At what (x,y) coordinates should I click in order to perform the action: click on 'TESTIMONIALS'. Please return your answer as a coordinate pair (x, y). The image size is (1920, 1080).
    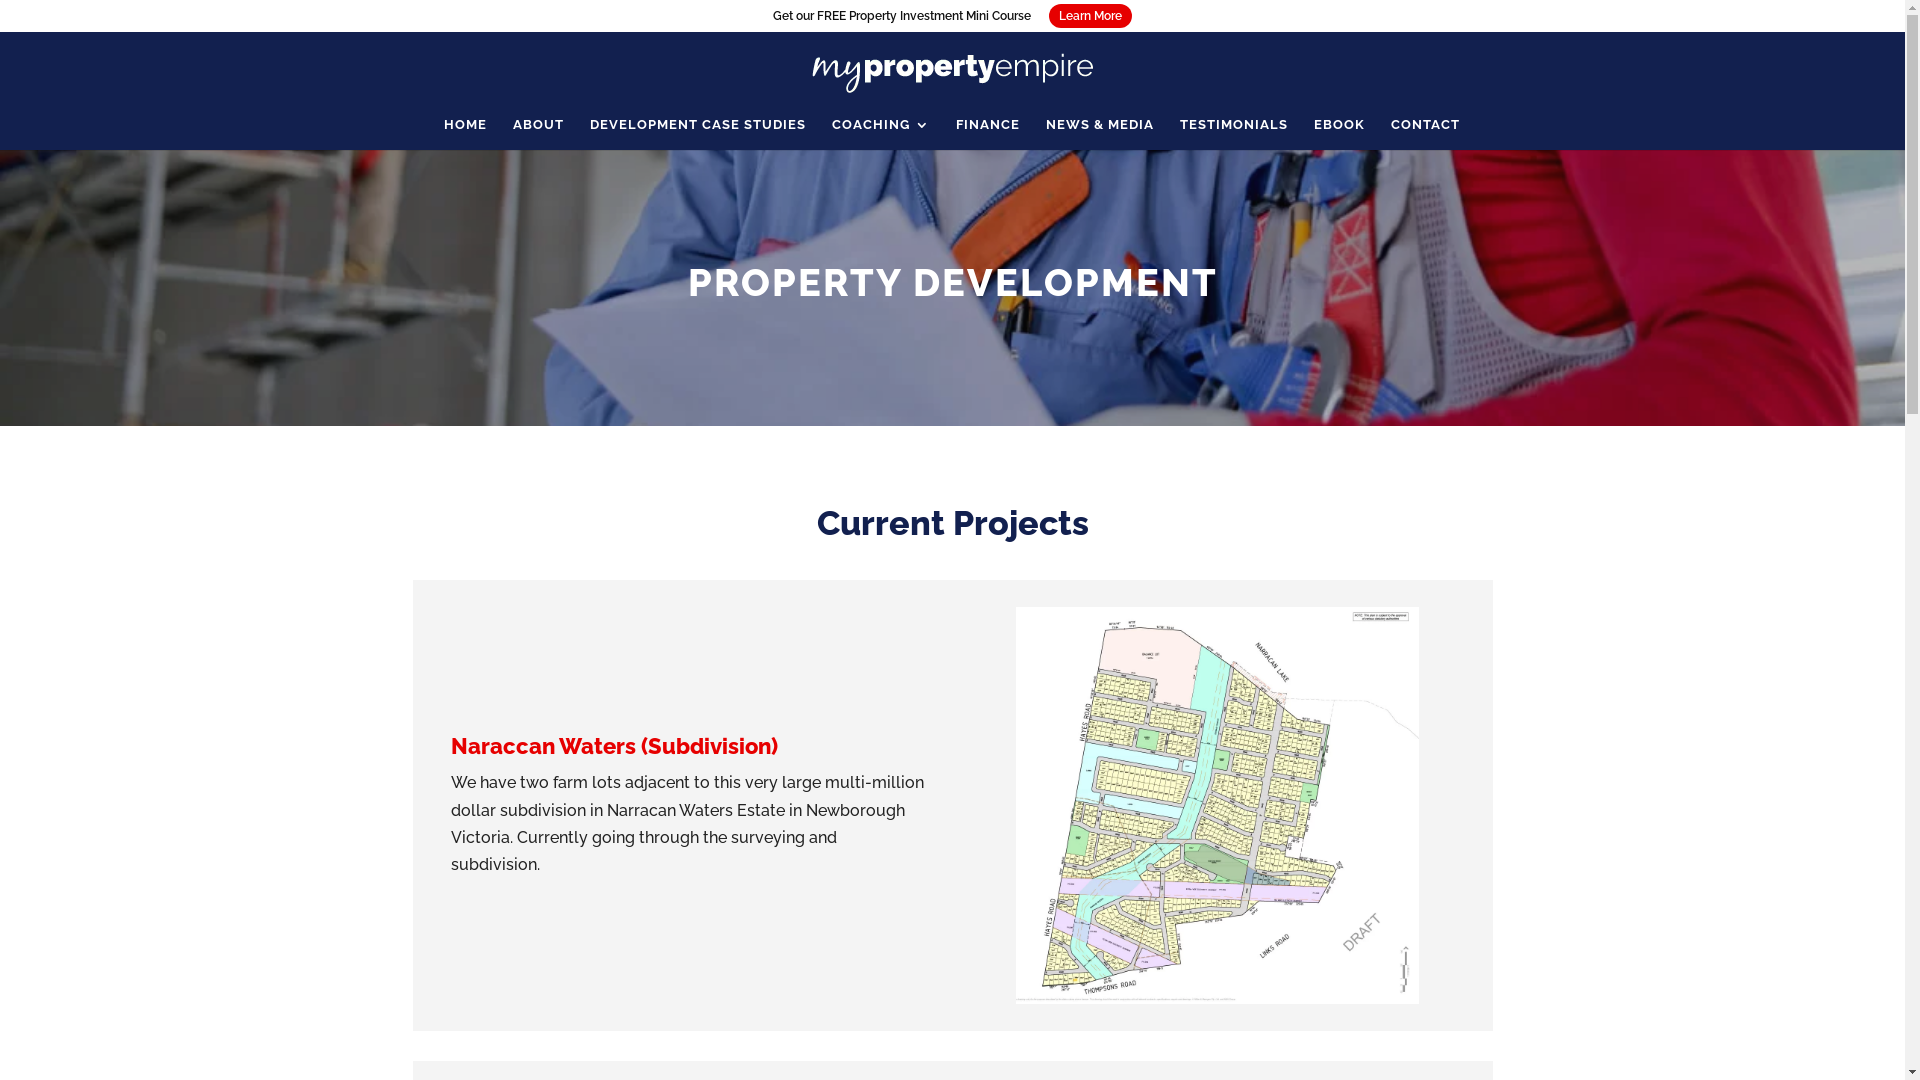
    Looking at the image, I should click on (1232, 134).